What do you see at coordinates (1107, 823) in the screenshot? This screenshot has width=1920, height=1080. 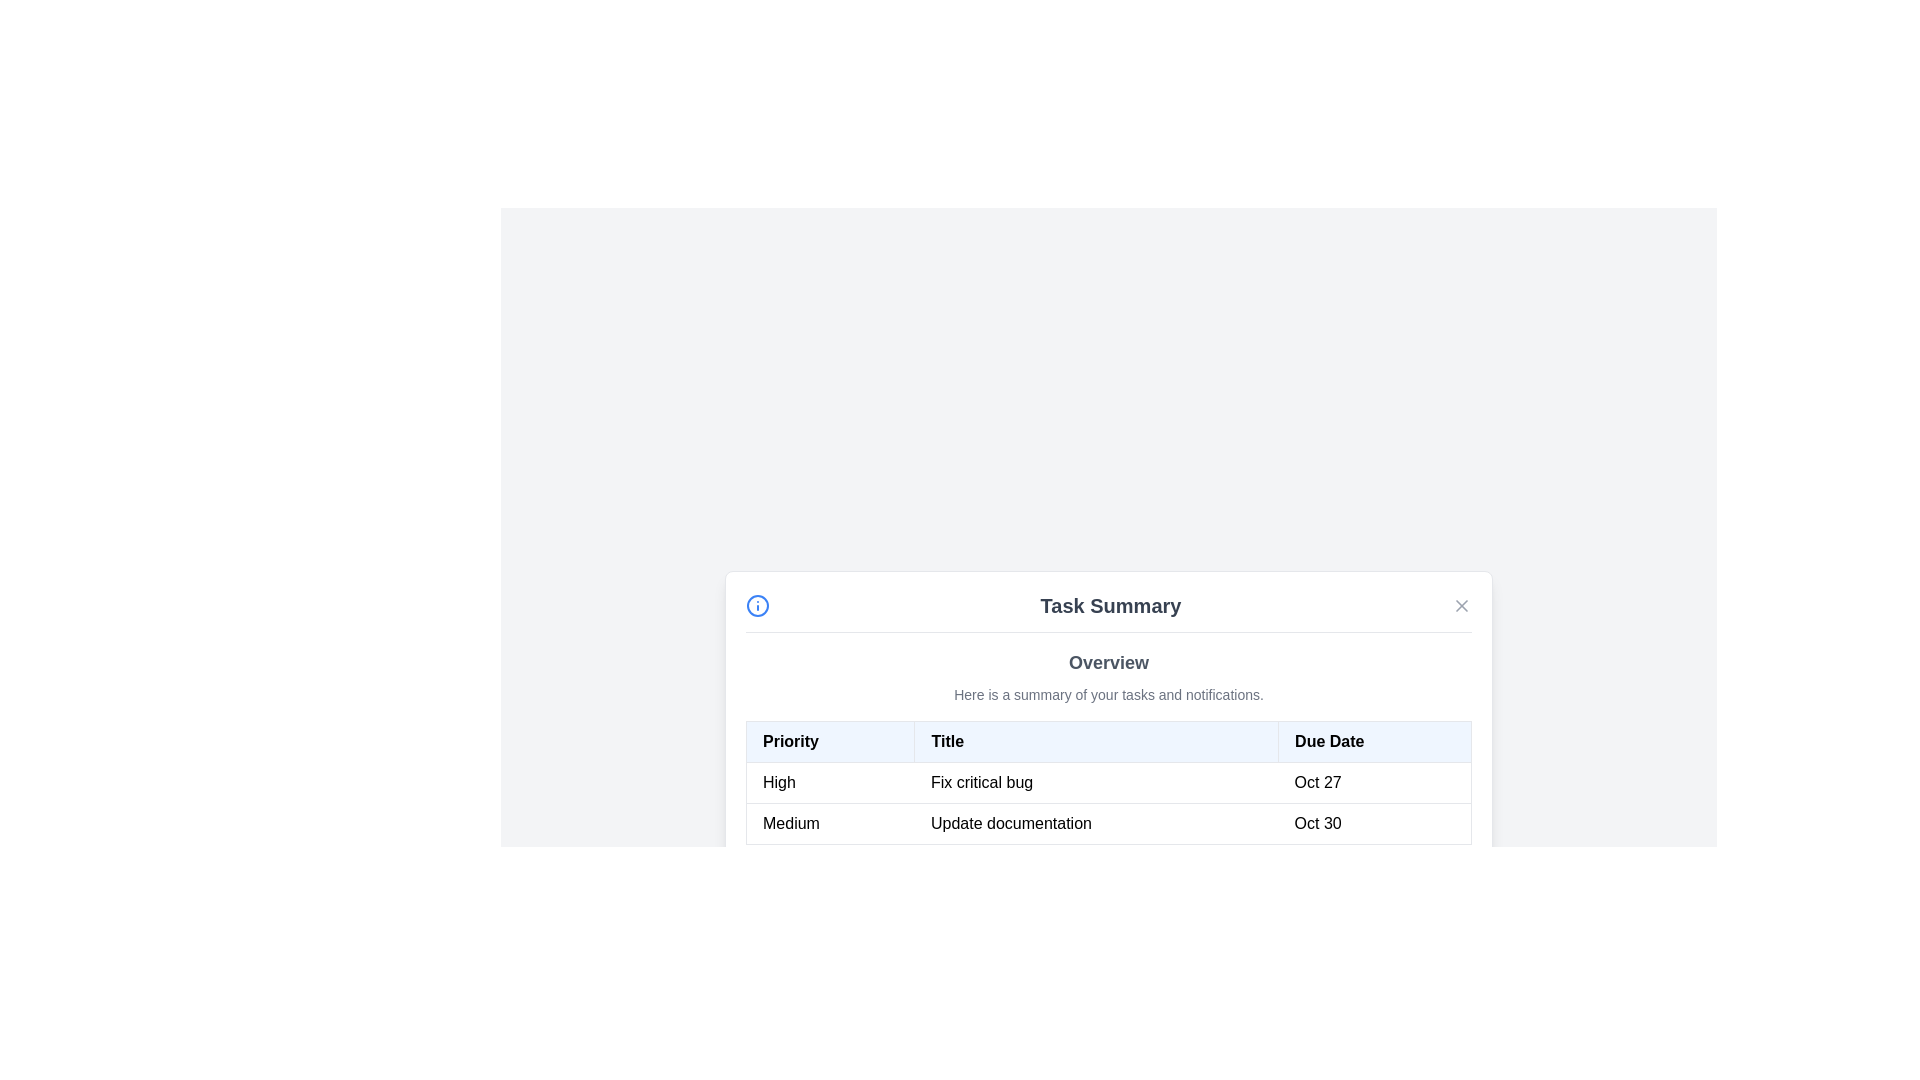 I see `the second row of the tasks table representing the medium priority task titled 'Update documentation', which is due on October 30th` at bounding box center [1107, 823].